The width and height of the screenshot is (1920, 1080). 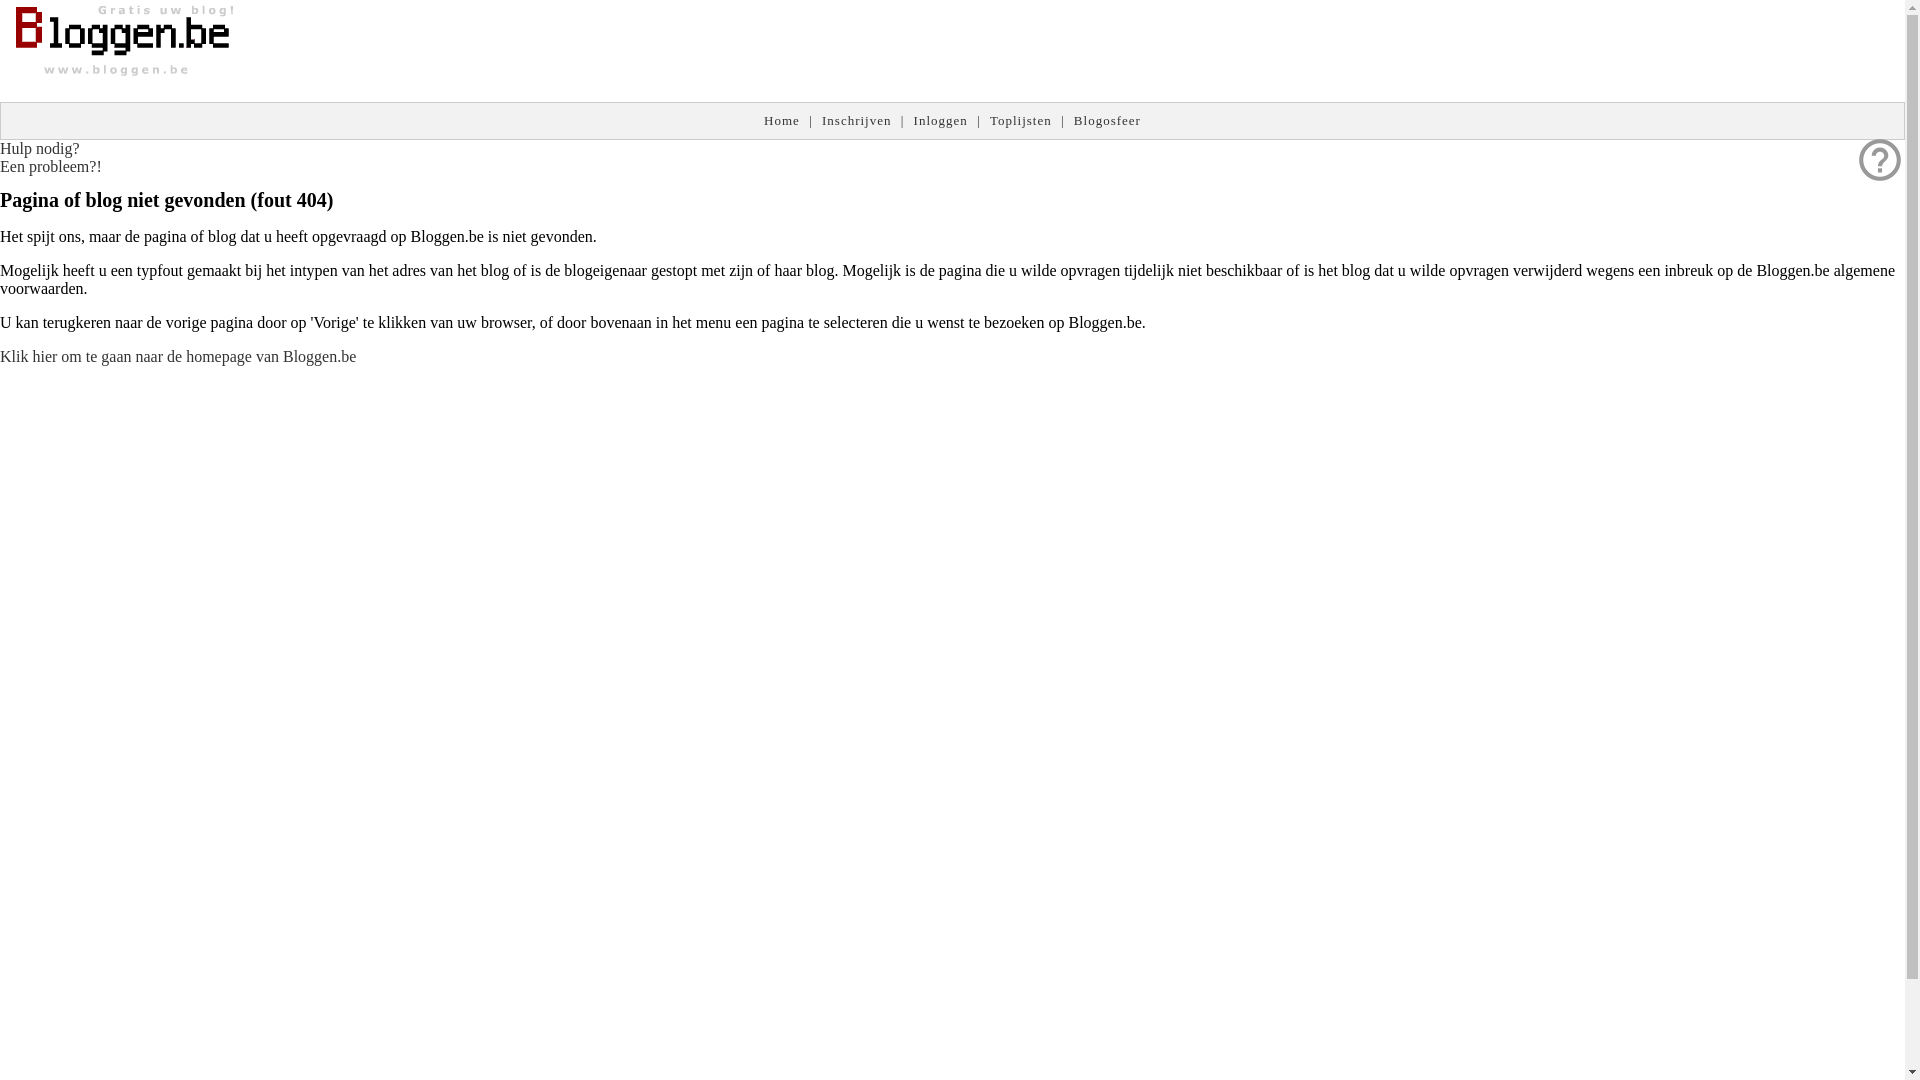 What do you see at coordinates (177, 355) in the screenshot?
I see `'Klik hier om te gaan naar de homepage van Bloggen.be'` at bounding box center [177, 355].